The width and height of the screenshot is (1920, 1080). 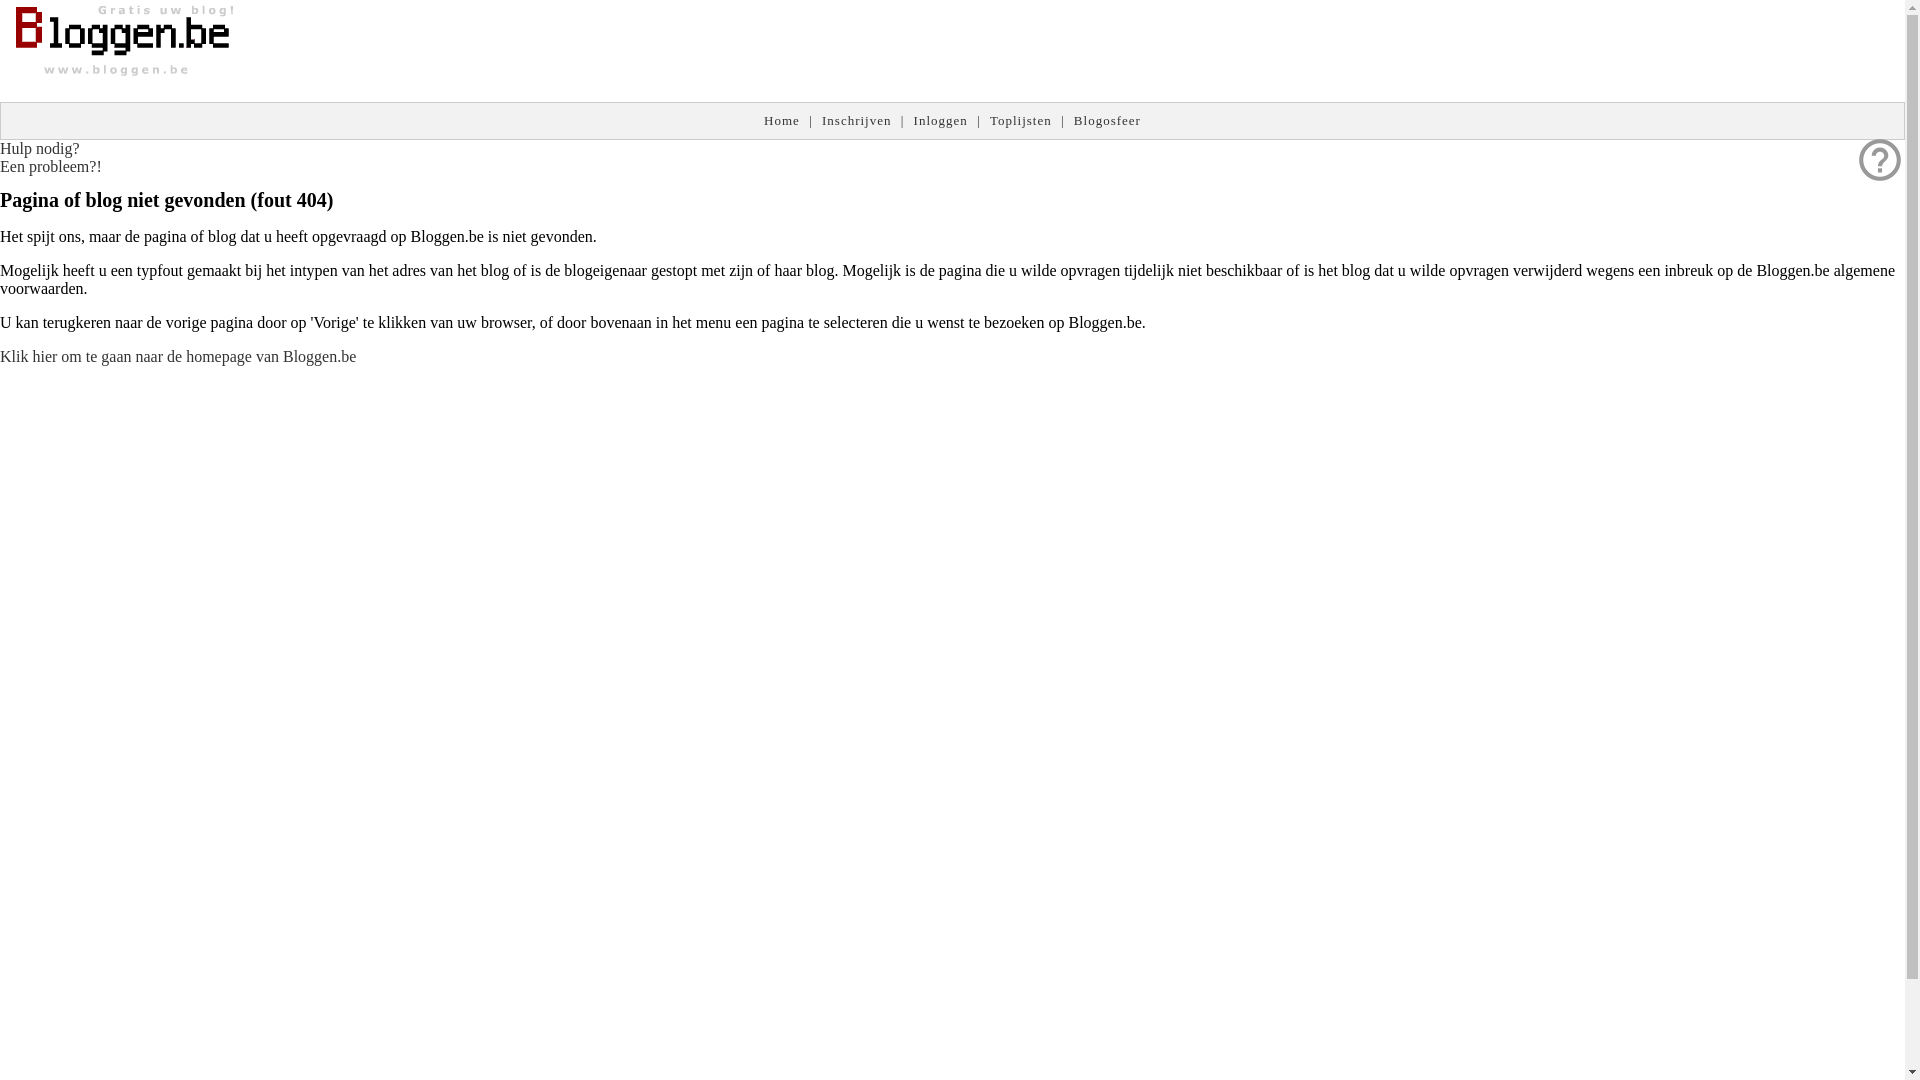 What do you see at coordinates (177, 355) in the screenshot?
I see `'Klik hier om te gaan naar de homepage van Bloggen.be'` at bounding box center [177, 355].